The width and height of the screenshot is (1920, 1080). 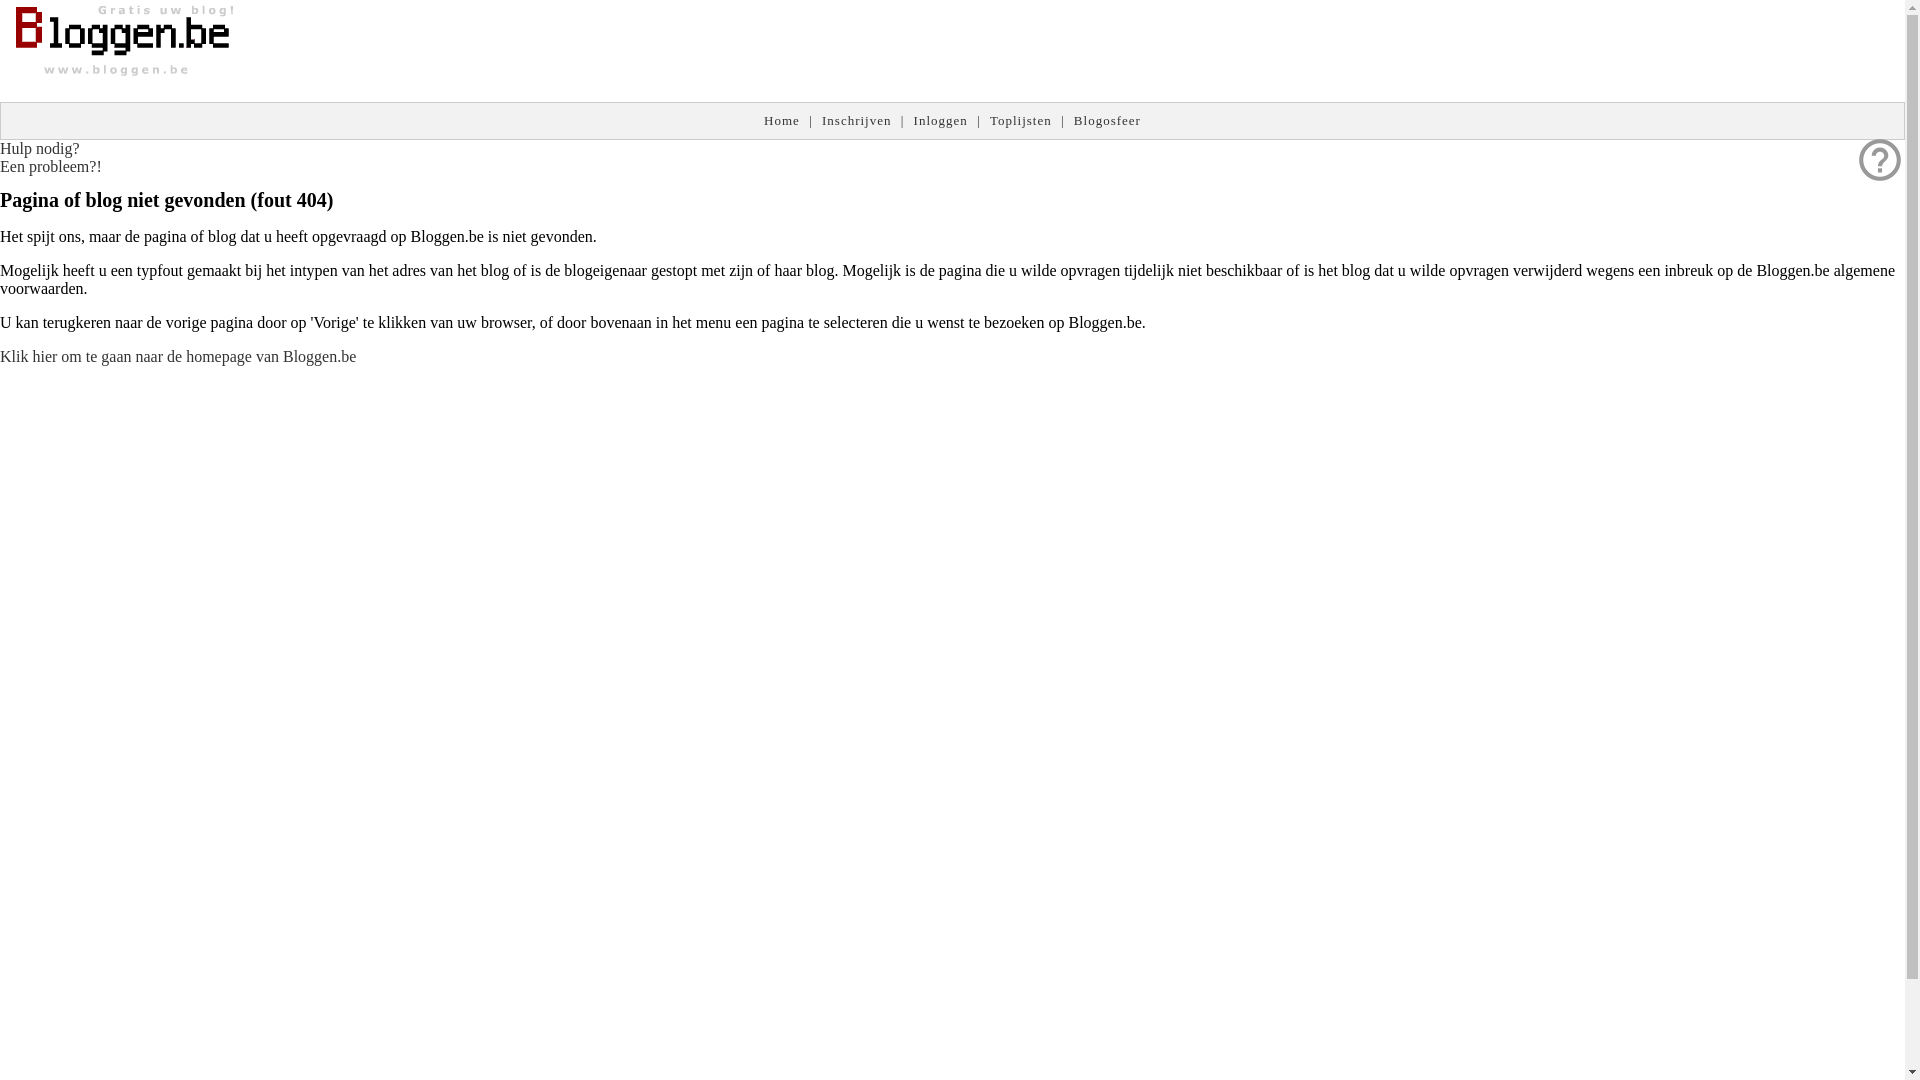 What do you see at coordinates (177, 355) in the screenshot?
I see `'Klik hier om te gaan naar de homepage van Bloggen.be'` at bounding box center [177, 355].